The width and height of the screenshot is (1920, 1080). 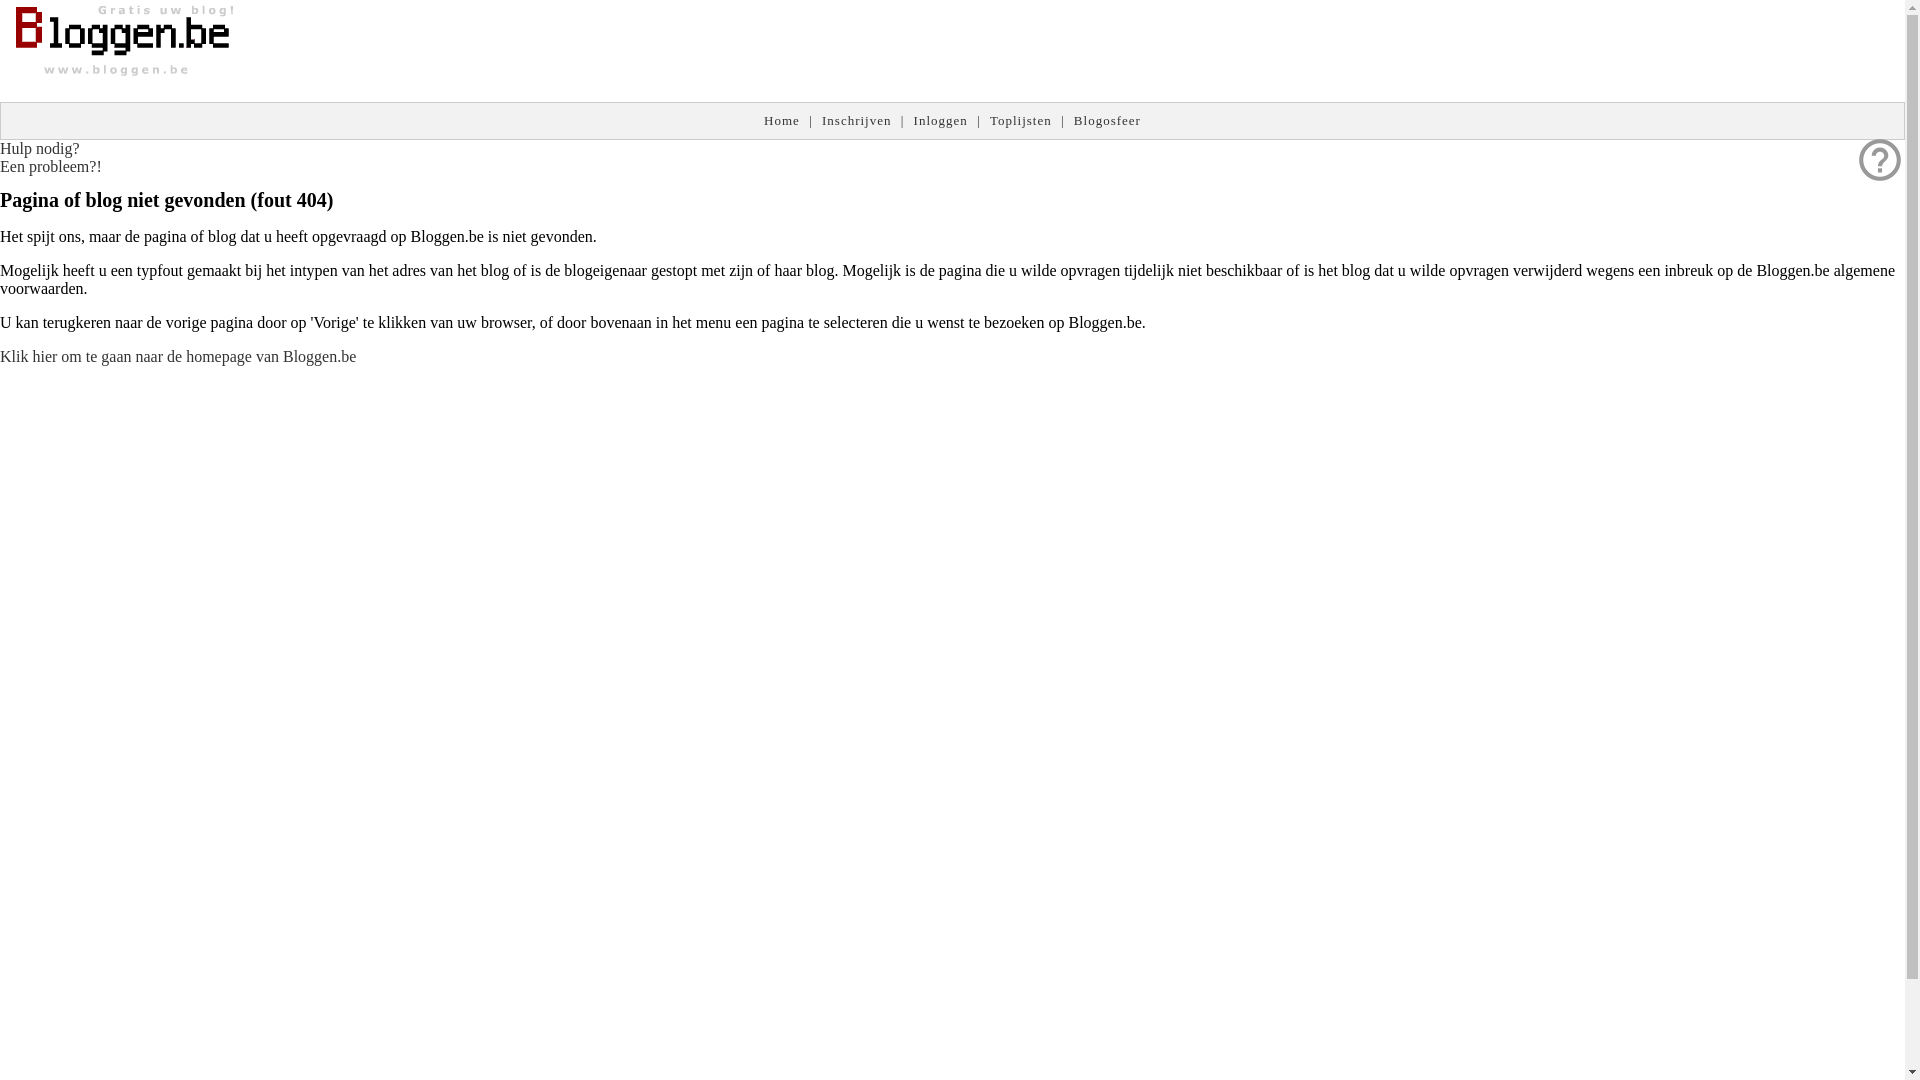 What do you see at coordinates (177, 355) in the screenshot?
I see `'Klik hier om te gaan naar de homepage van Bloggen.be'` at bounding box center [177, 355].